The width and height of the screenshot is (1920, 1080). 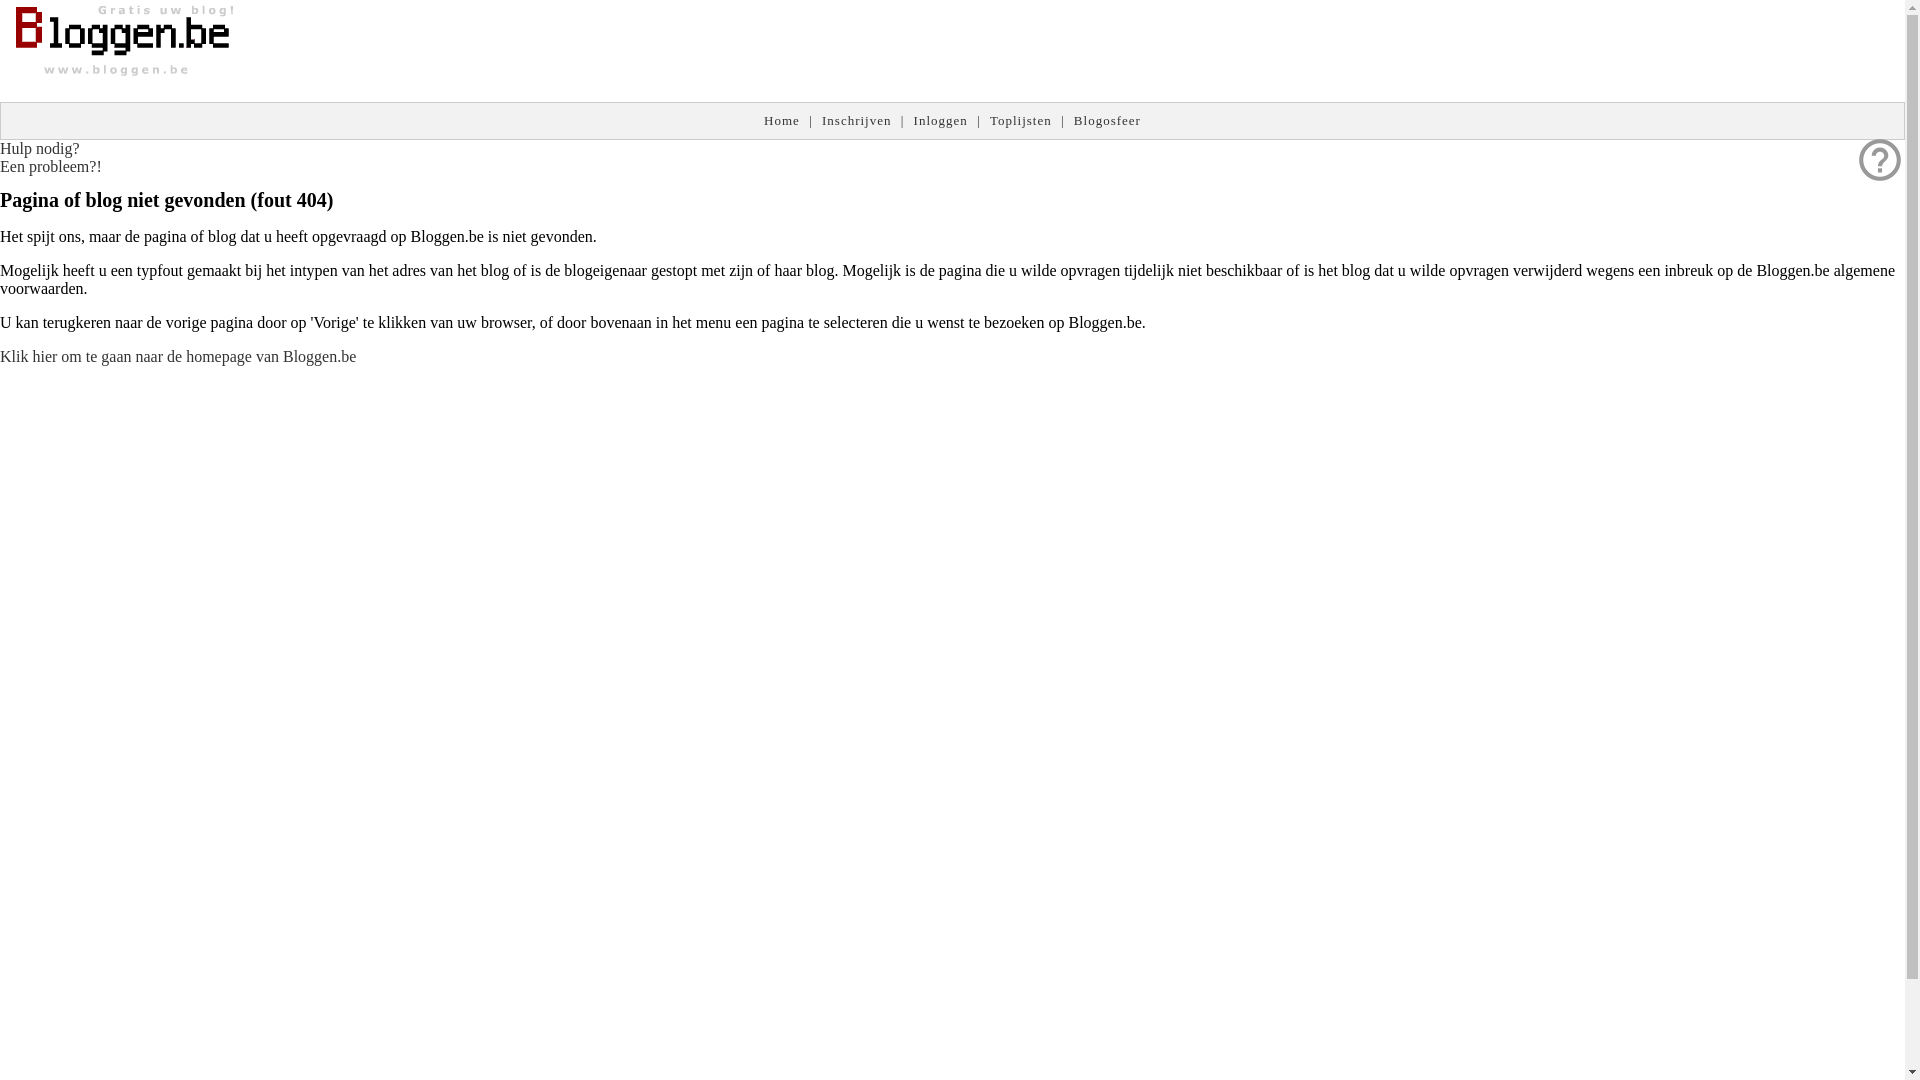 What do you see at coordinates (177, 355) in the screenshot?
I see `'Klik hier om te gaan naar de homepage van Bloggen.be'` at bounding box center [177, 355].